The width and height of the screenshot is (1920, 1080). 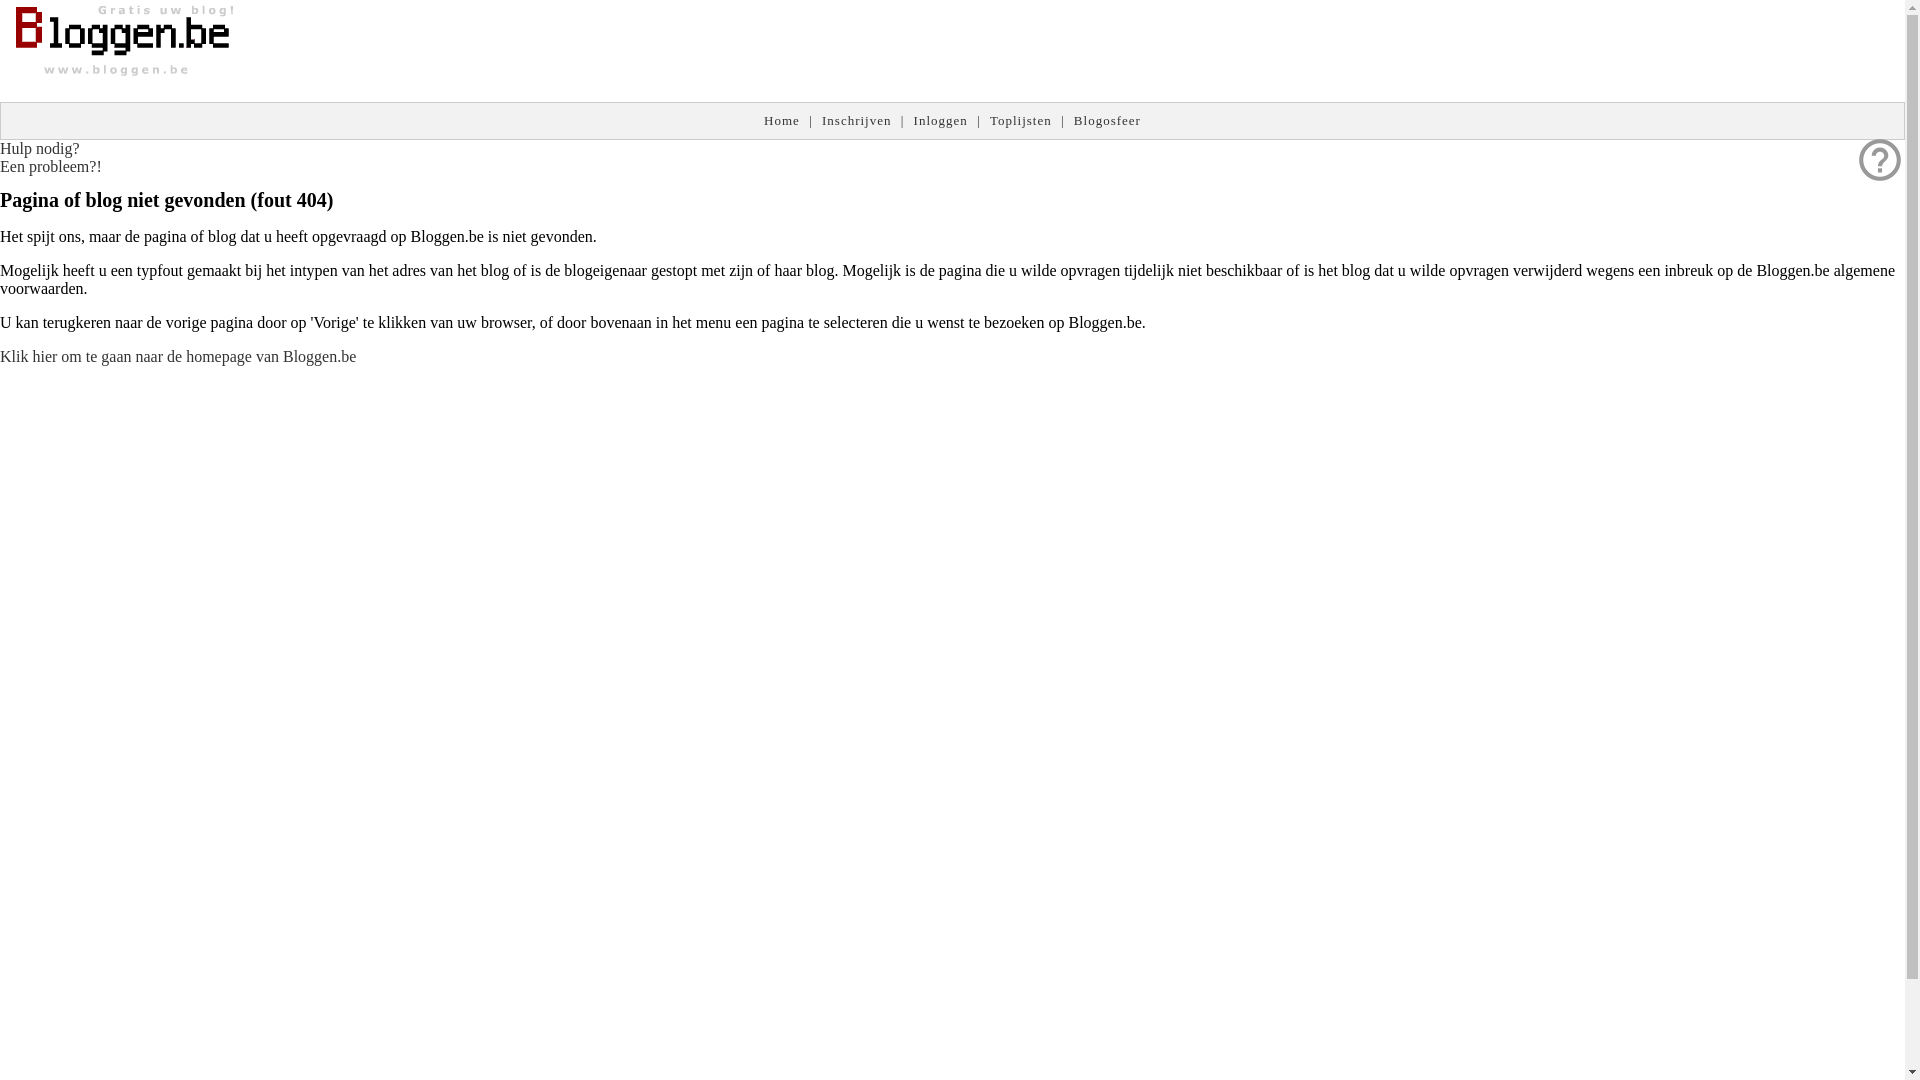 What do you see at coordinates (177, 355) in the screenshot?
I see `'Klik hier om te gaan naar de homepage van Bloggen.be'` at bounding box center [177, 355].